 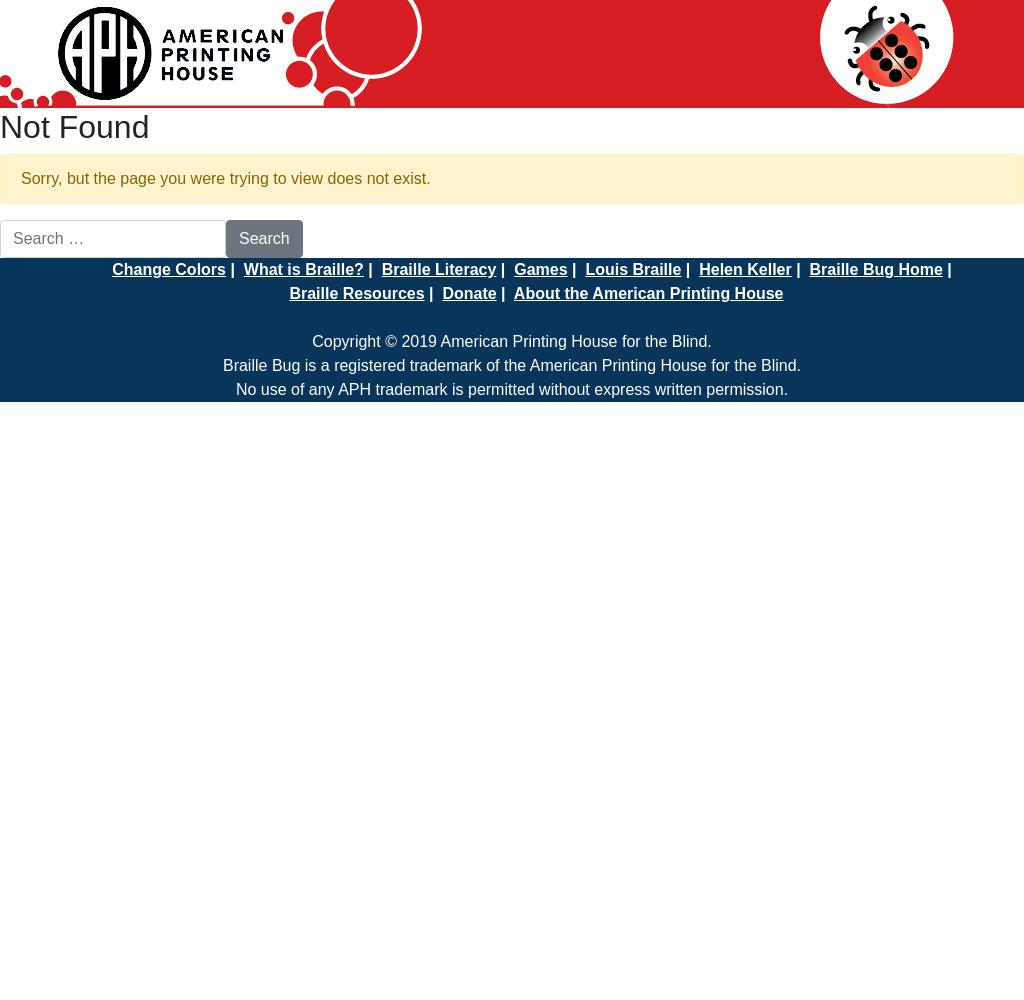 I want to click on 'Not Found', so click(x=73, y=127).